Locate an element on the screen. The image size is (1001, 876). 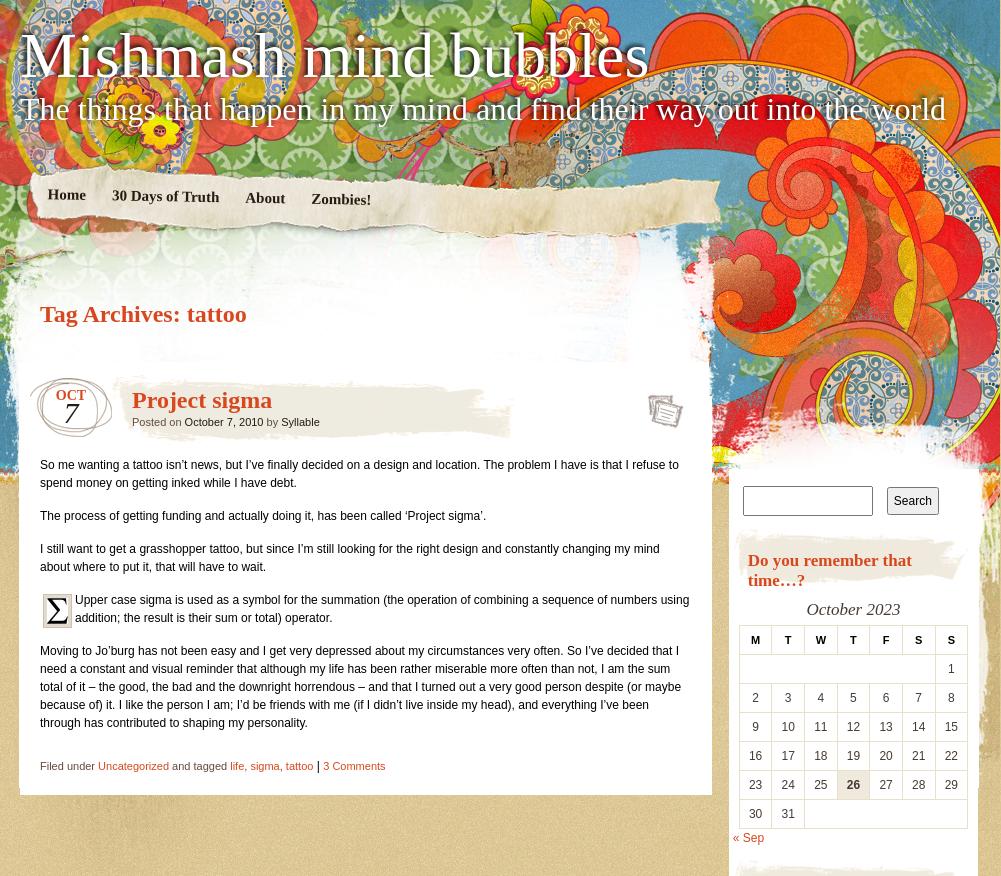
'27' is located at coordinates (885, 783).